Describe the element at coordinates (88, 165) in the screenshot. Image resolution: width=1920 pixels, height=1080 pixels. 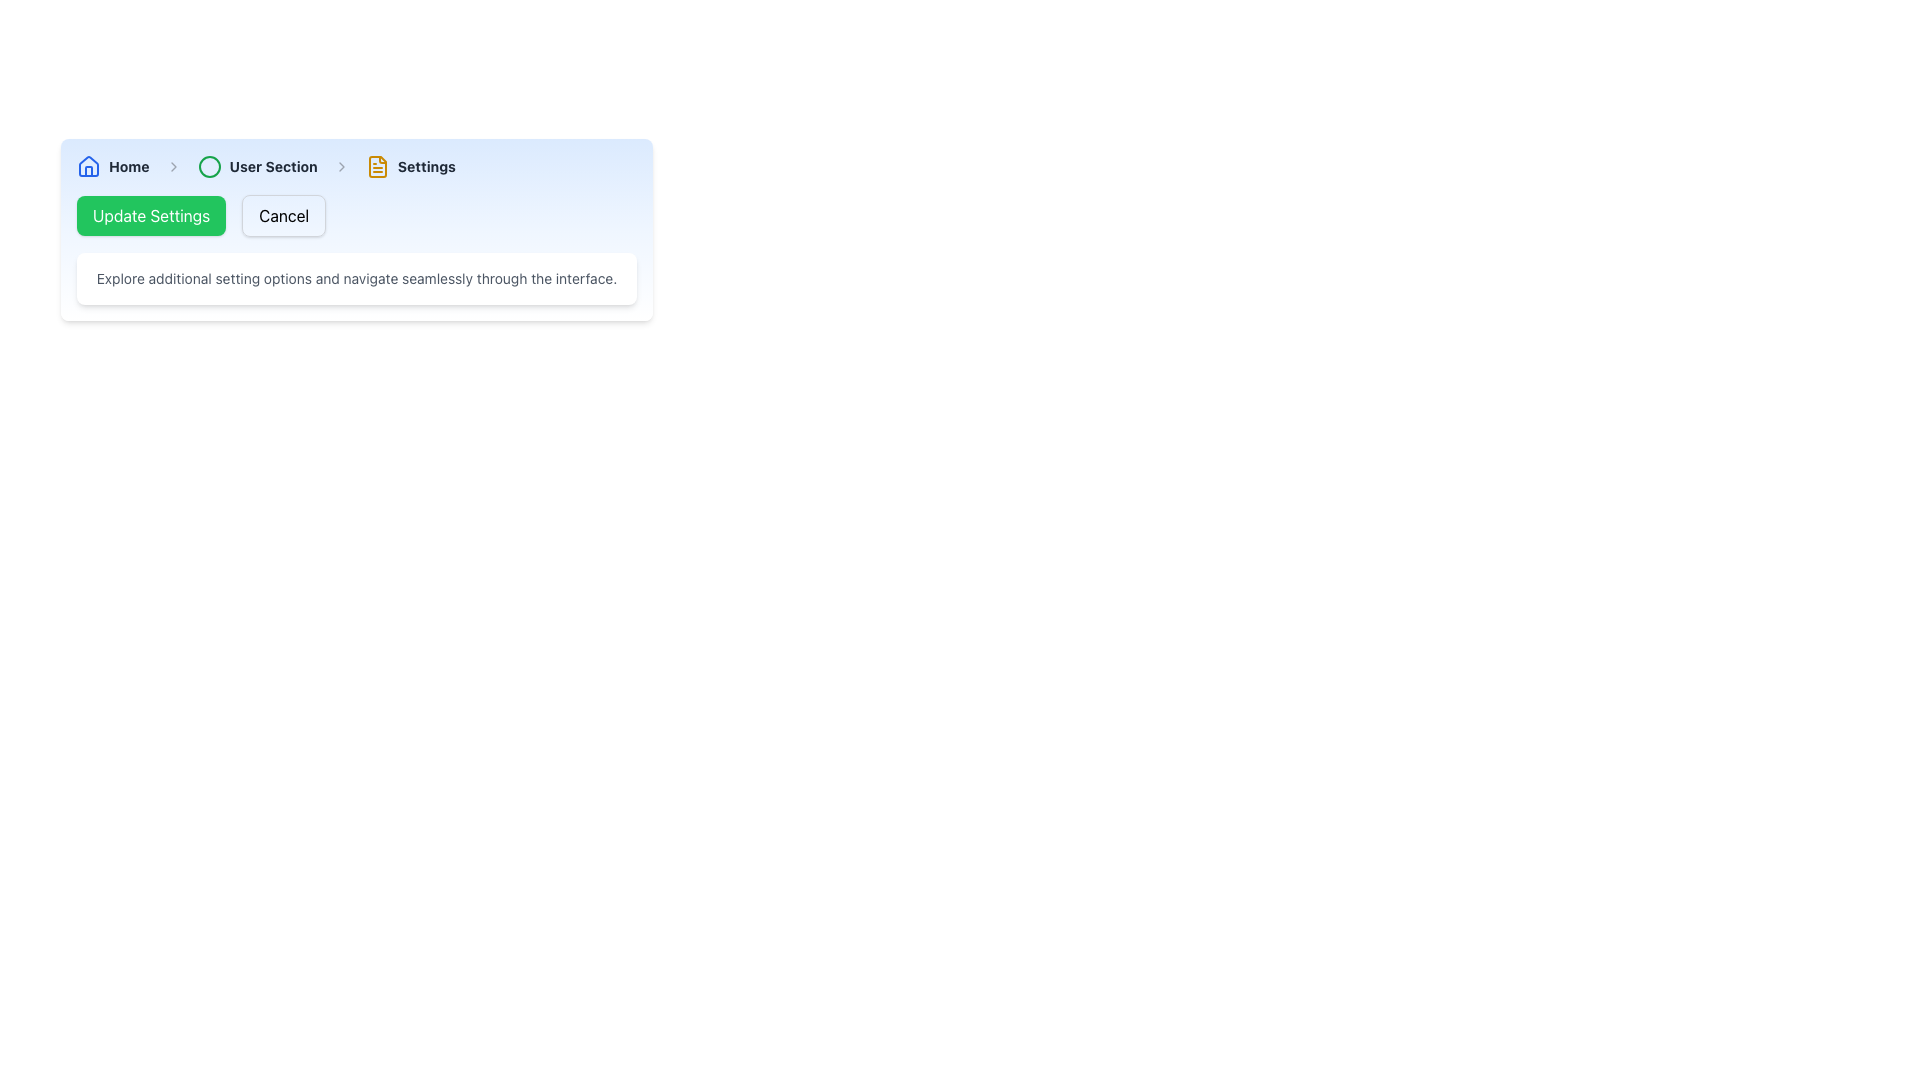
I see `the 'Home' icon located at the beginning of the breadcrumb navigation bar, to the left of the 'Home' text label` at that location.